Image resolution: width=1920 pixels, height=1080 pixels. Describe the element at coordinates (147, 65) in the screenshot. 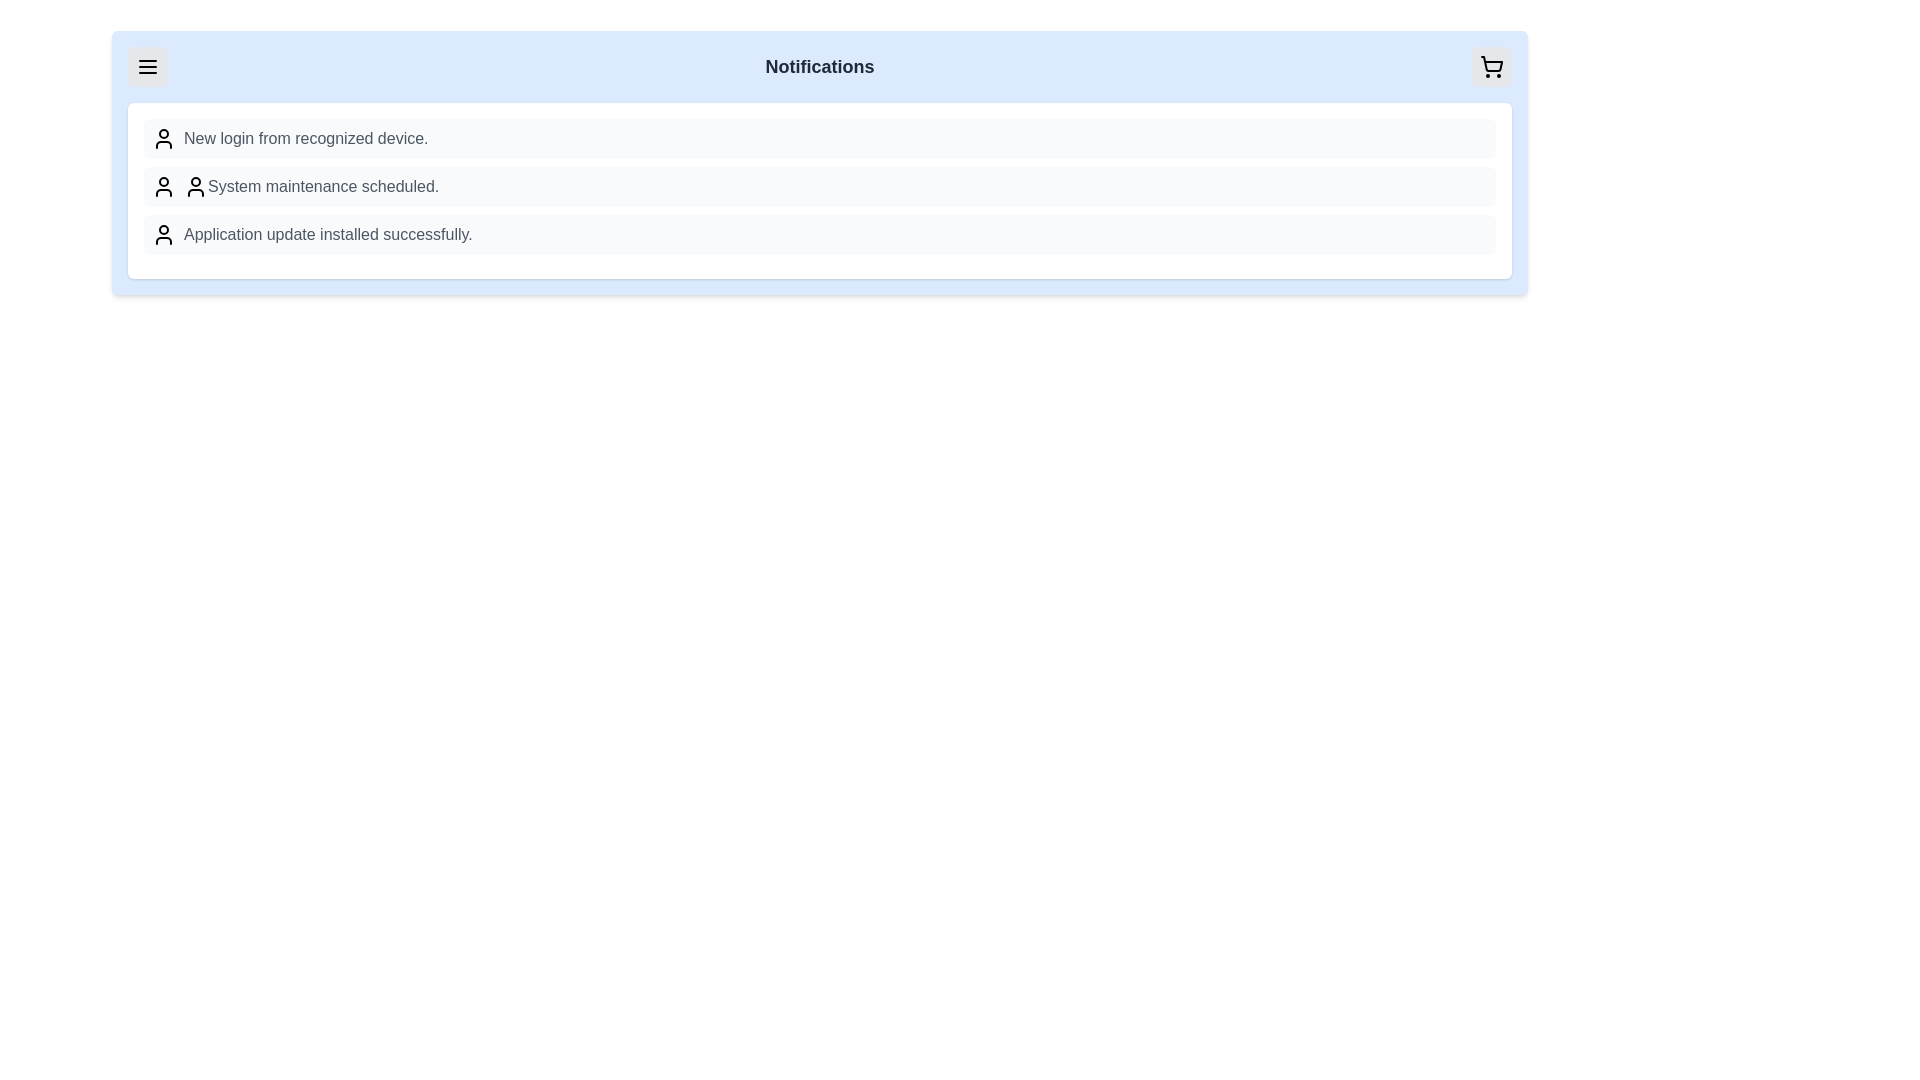

I see `the small rectangular button with rounded corners and a light gray background, featuring three horizontal black lines` at that location.